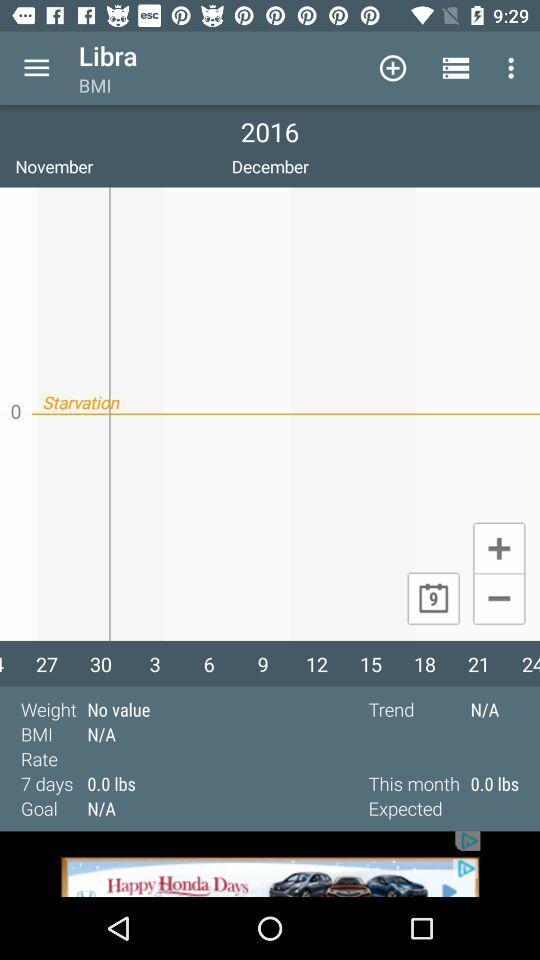 The image size is (540, 960). What do you see at coordinates (36, 68) in the screenshot?
I see `more options` at bounding box center [36, 68].